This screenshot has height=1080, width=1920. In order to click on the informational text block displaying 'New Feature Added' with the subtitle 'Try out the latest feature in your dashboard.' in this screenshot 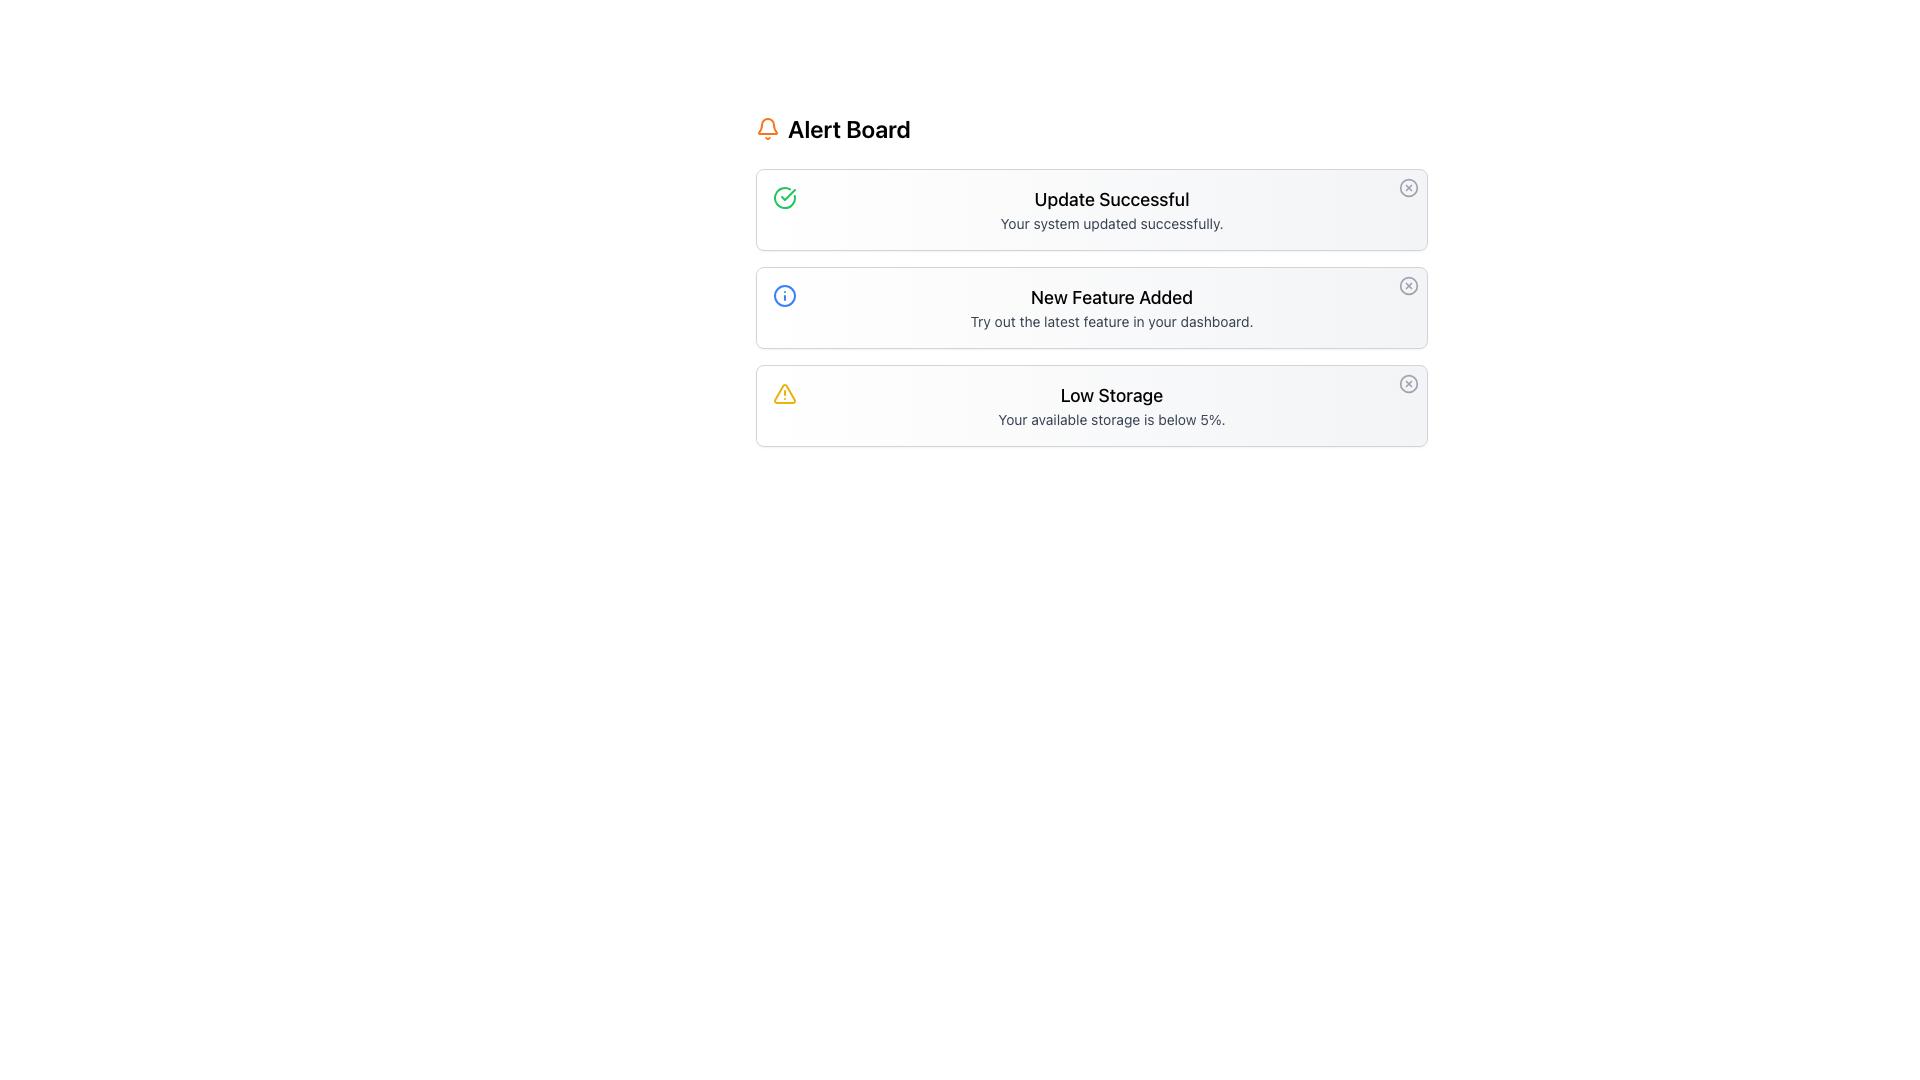, I will do `click(1111, 308)`.